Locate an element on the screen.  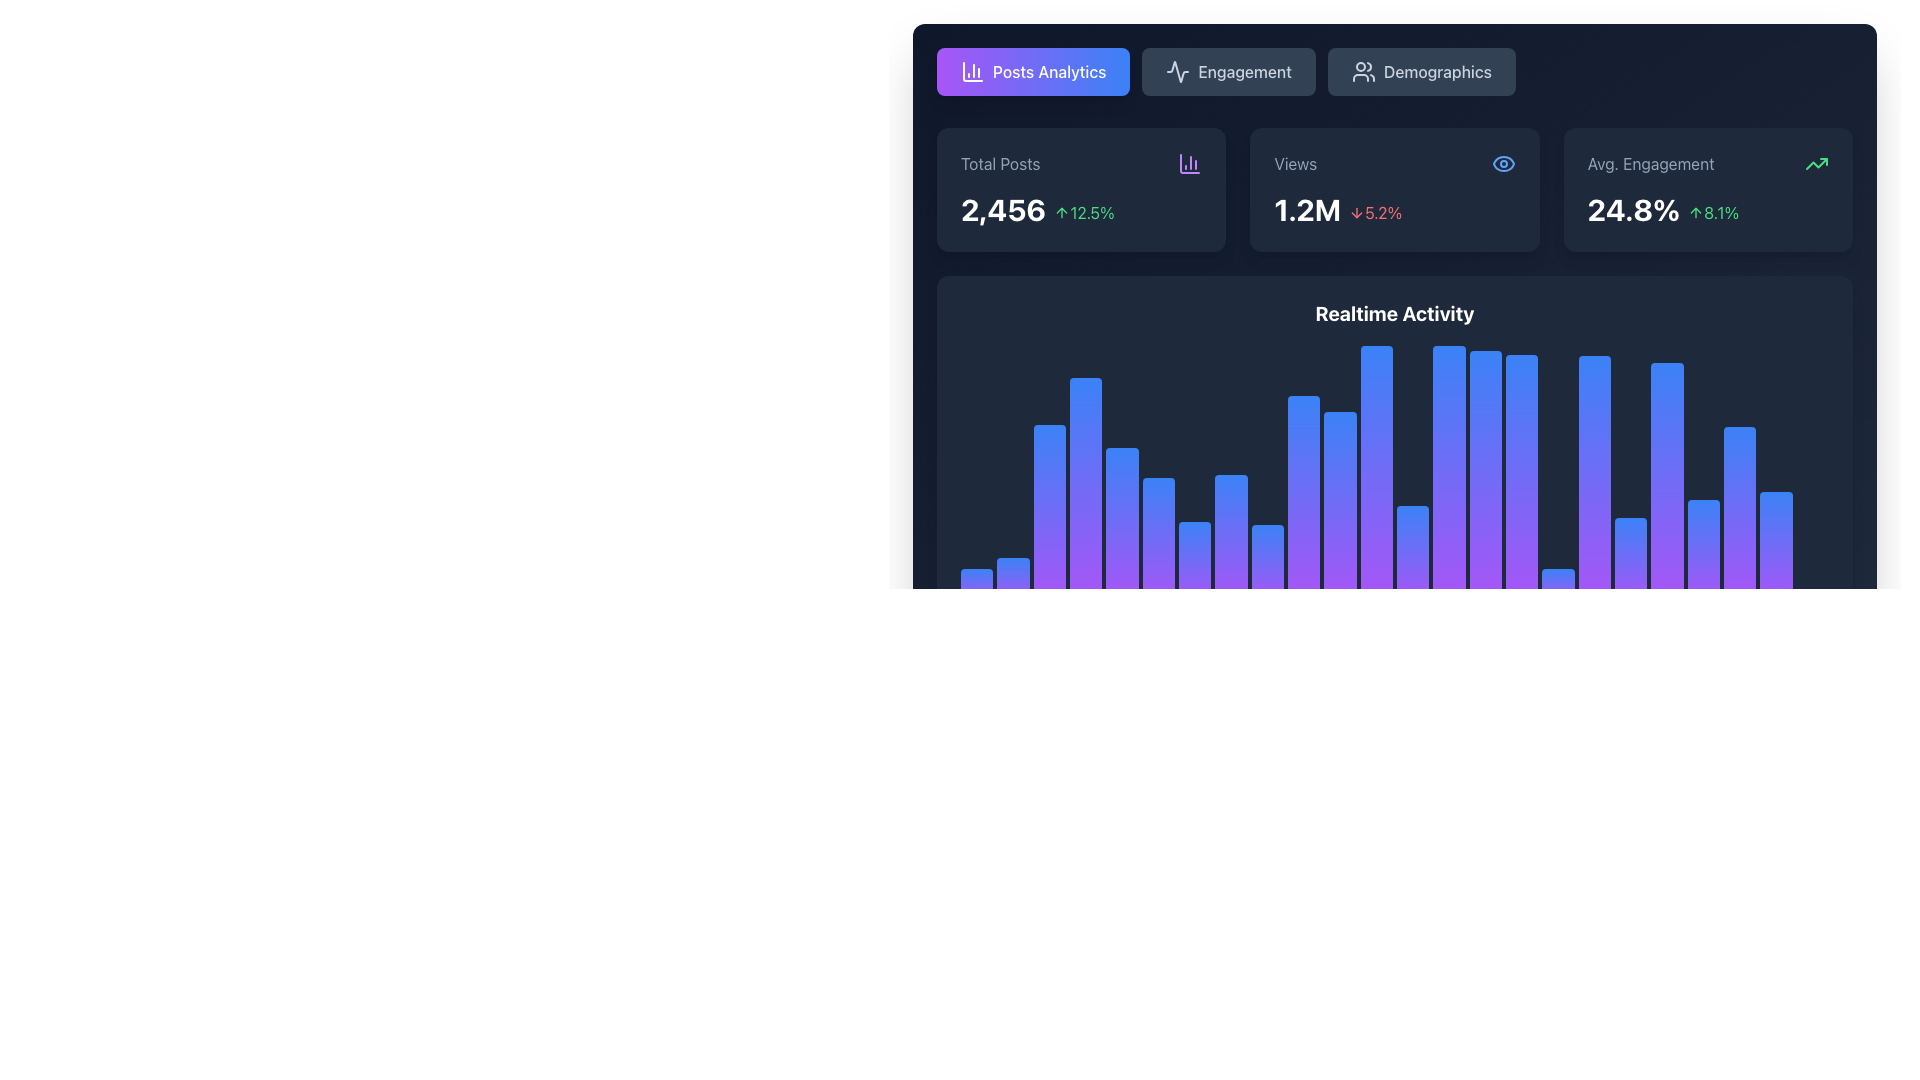
the upward arrow icon located in the 'Total Posts' card to use its associated data for interpretation is located at coordinates (1061, 212).